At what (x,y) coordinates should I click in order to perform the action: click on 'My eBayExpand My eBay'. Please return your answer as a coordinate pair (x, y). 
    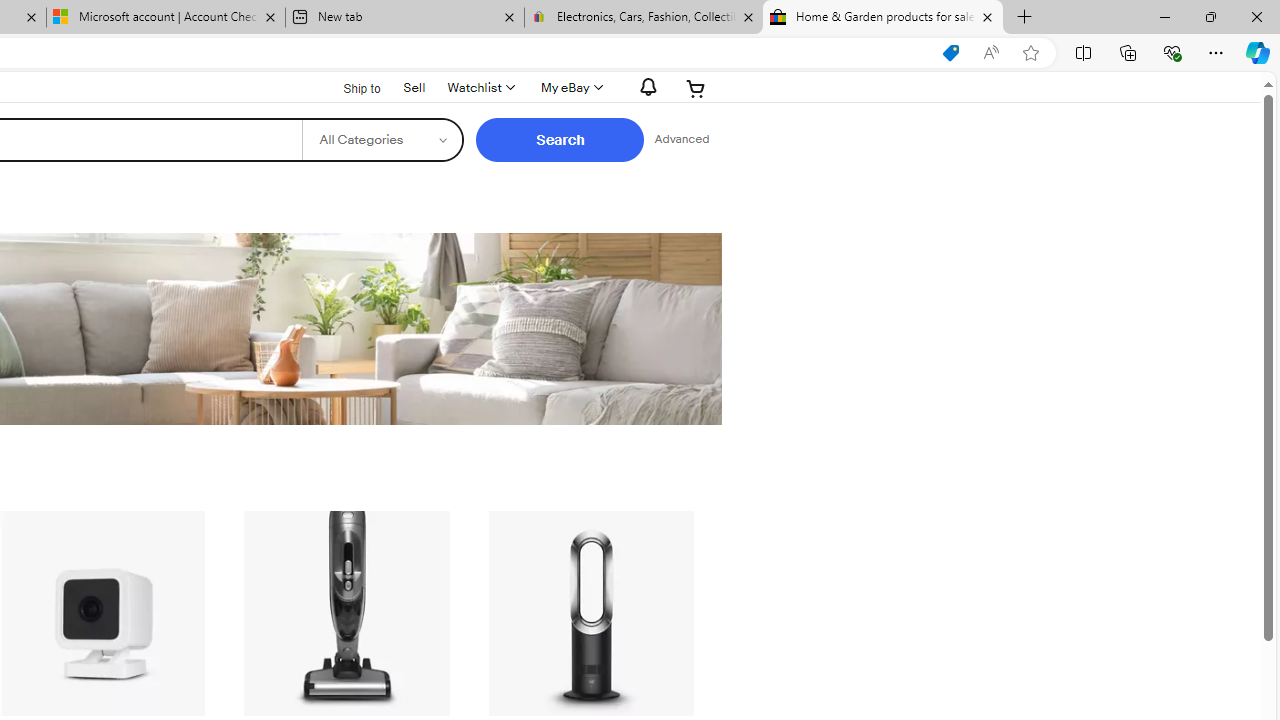
    Looking at the image, I should click on (569, 87).